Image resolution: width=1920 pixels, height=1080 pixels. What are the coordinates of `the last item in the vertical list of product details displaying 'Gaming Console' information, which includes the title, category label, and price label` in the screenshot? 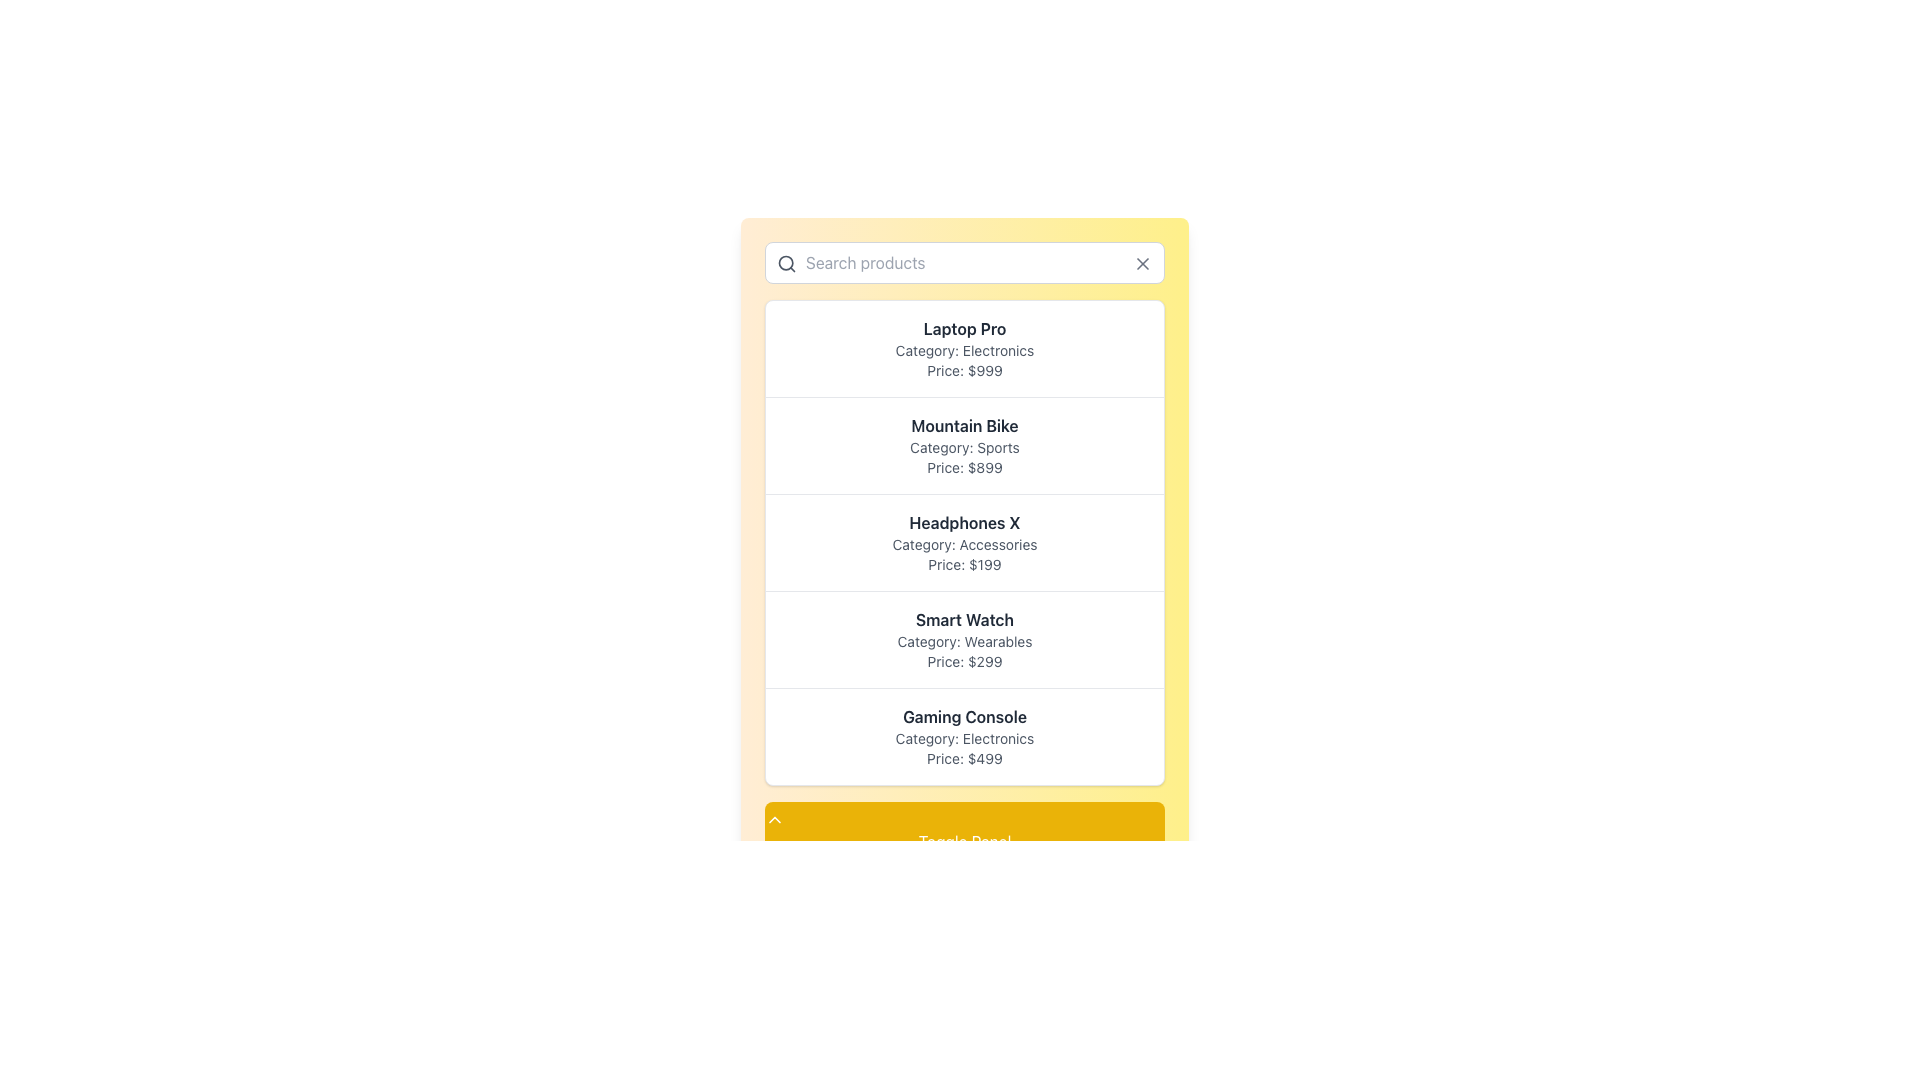 It's located at (964, 736).